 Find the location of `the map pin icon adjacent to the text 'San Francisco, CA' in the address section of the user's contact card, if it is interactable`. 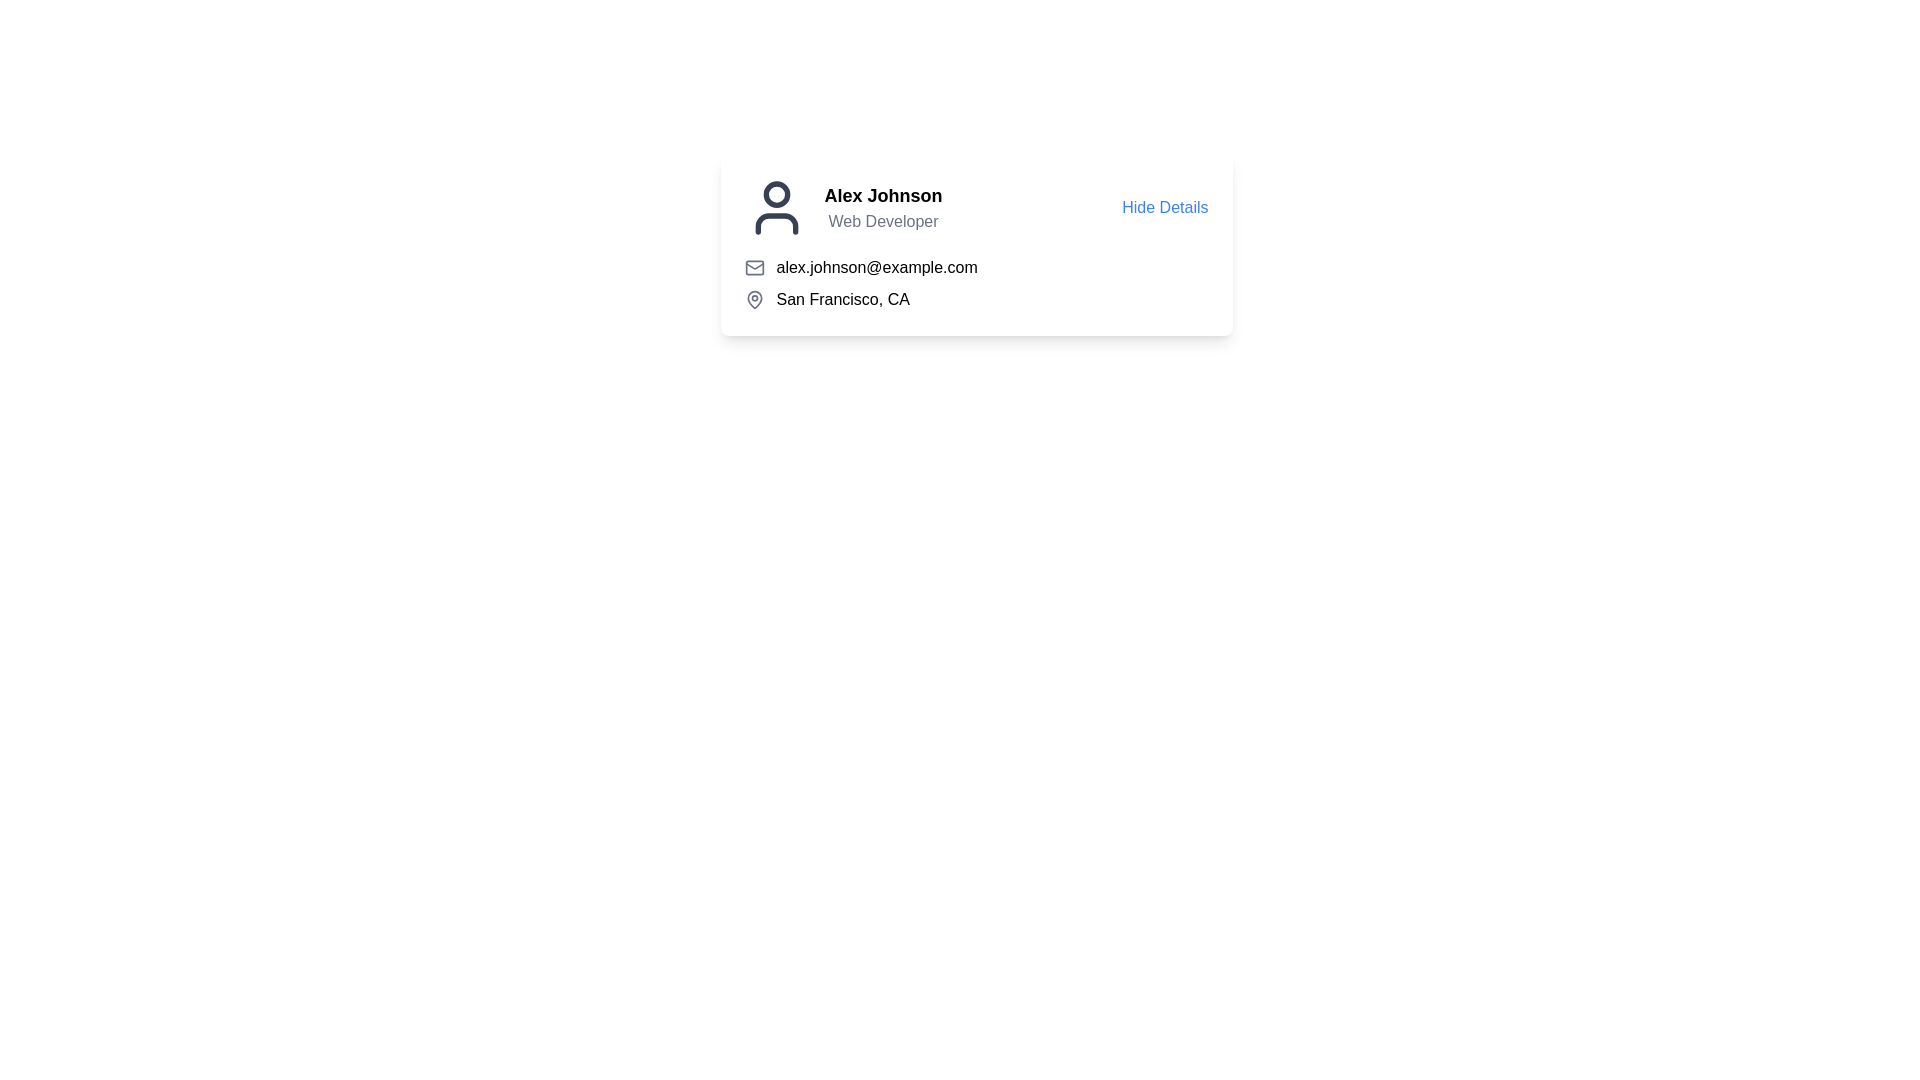

the map pin icon adjacent to the text 'San Francisco, CA' in the address section of the user's contact card, if it is interactable is located at coordinates (753, 300).